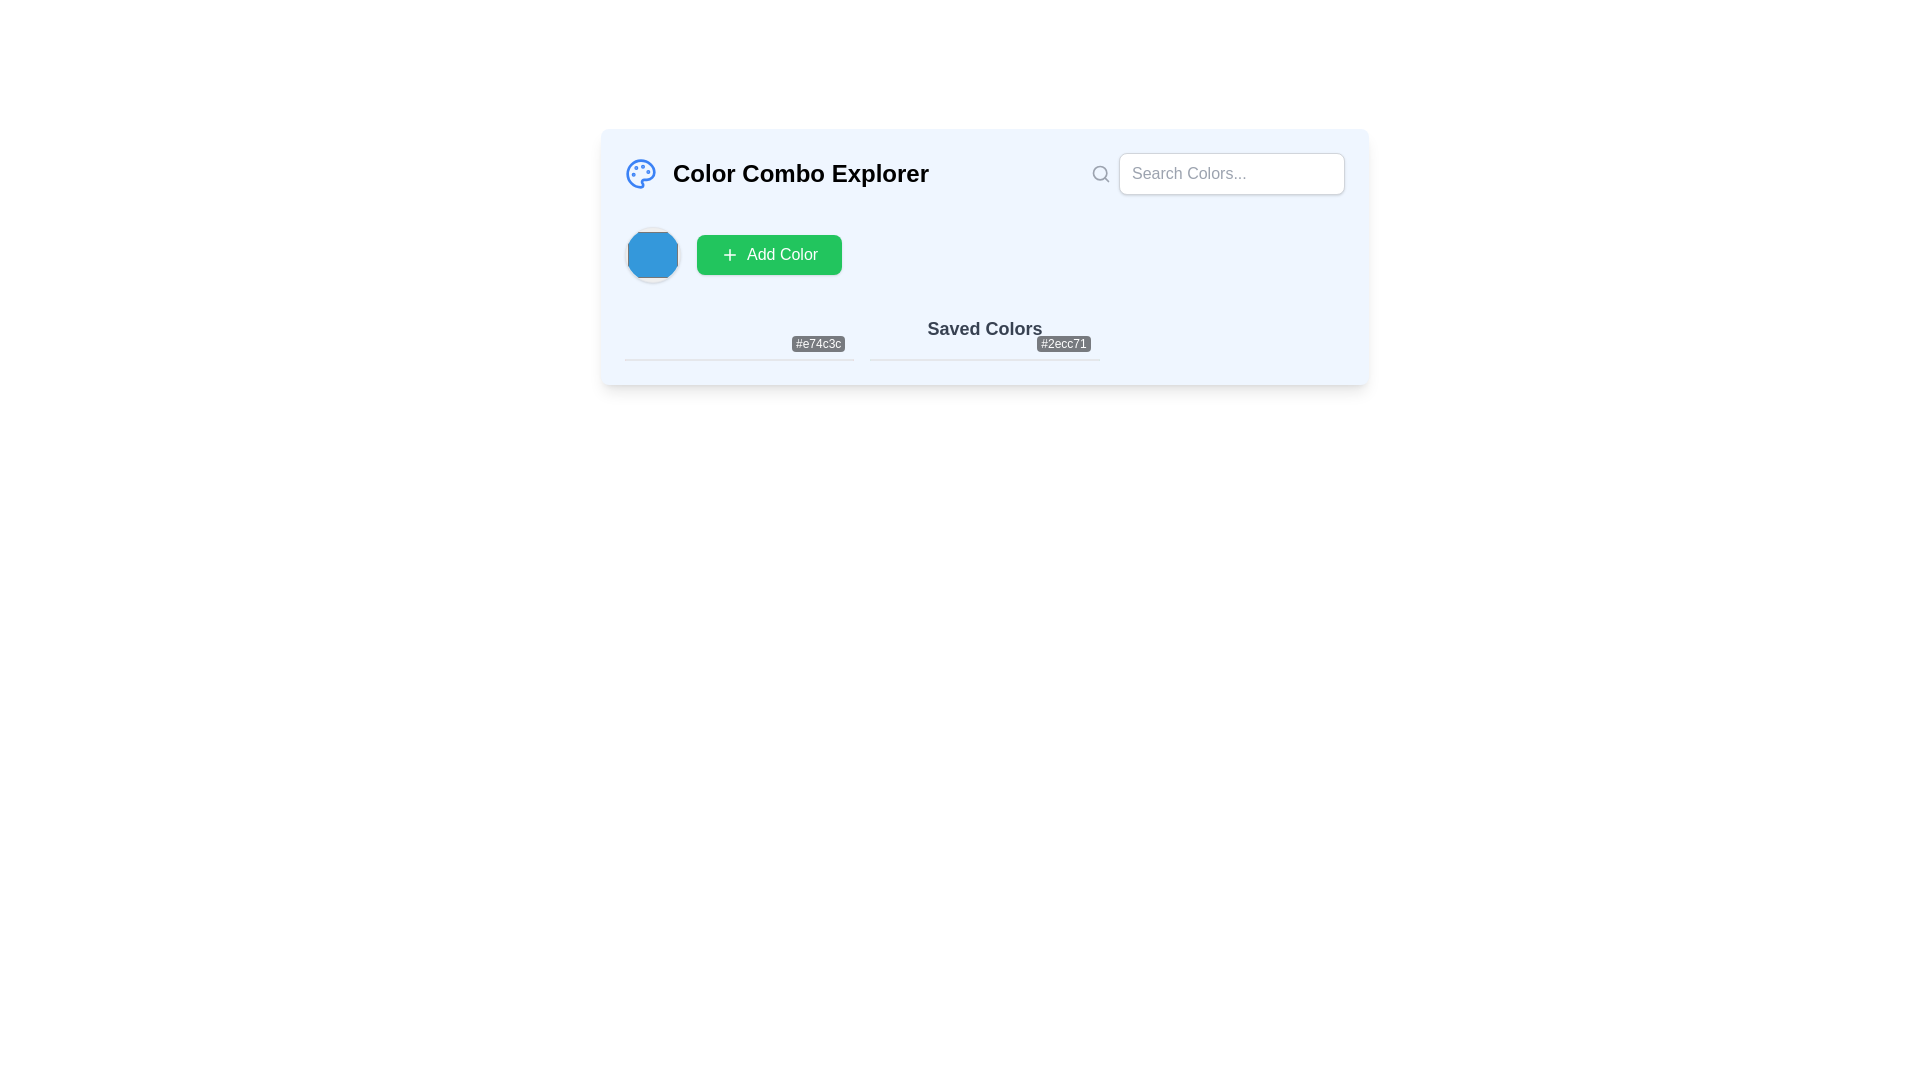  I want to click on the central circular component of the blue painter's palette icon located next to 'Color Combo Explorer', so click(640, 172).